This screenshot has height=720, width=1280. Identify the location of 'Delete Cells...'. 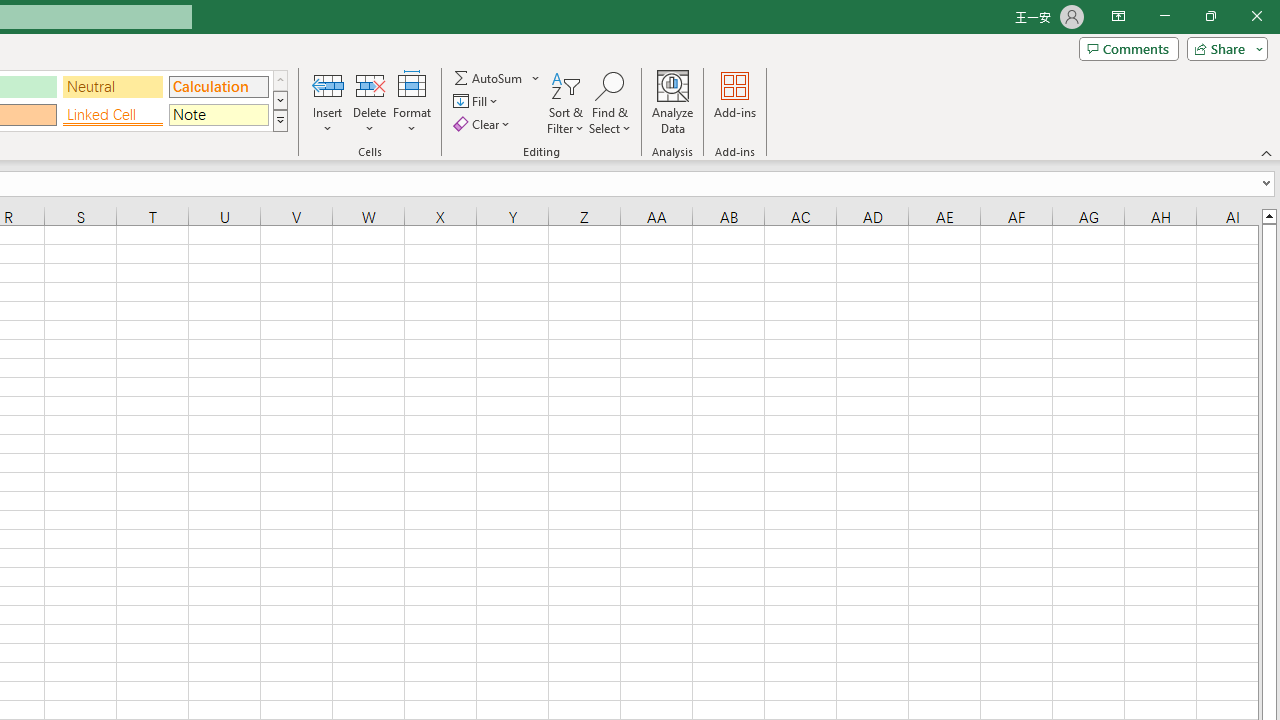
(369, 84).